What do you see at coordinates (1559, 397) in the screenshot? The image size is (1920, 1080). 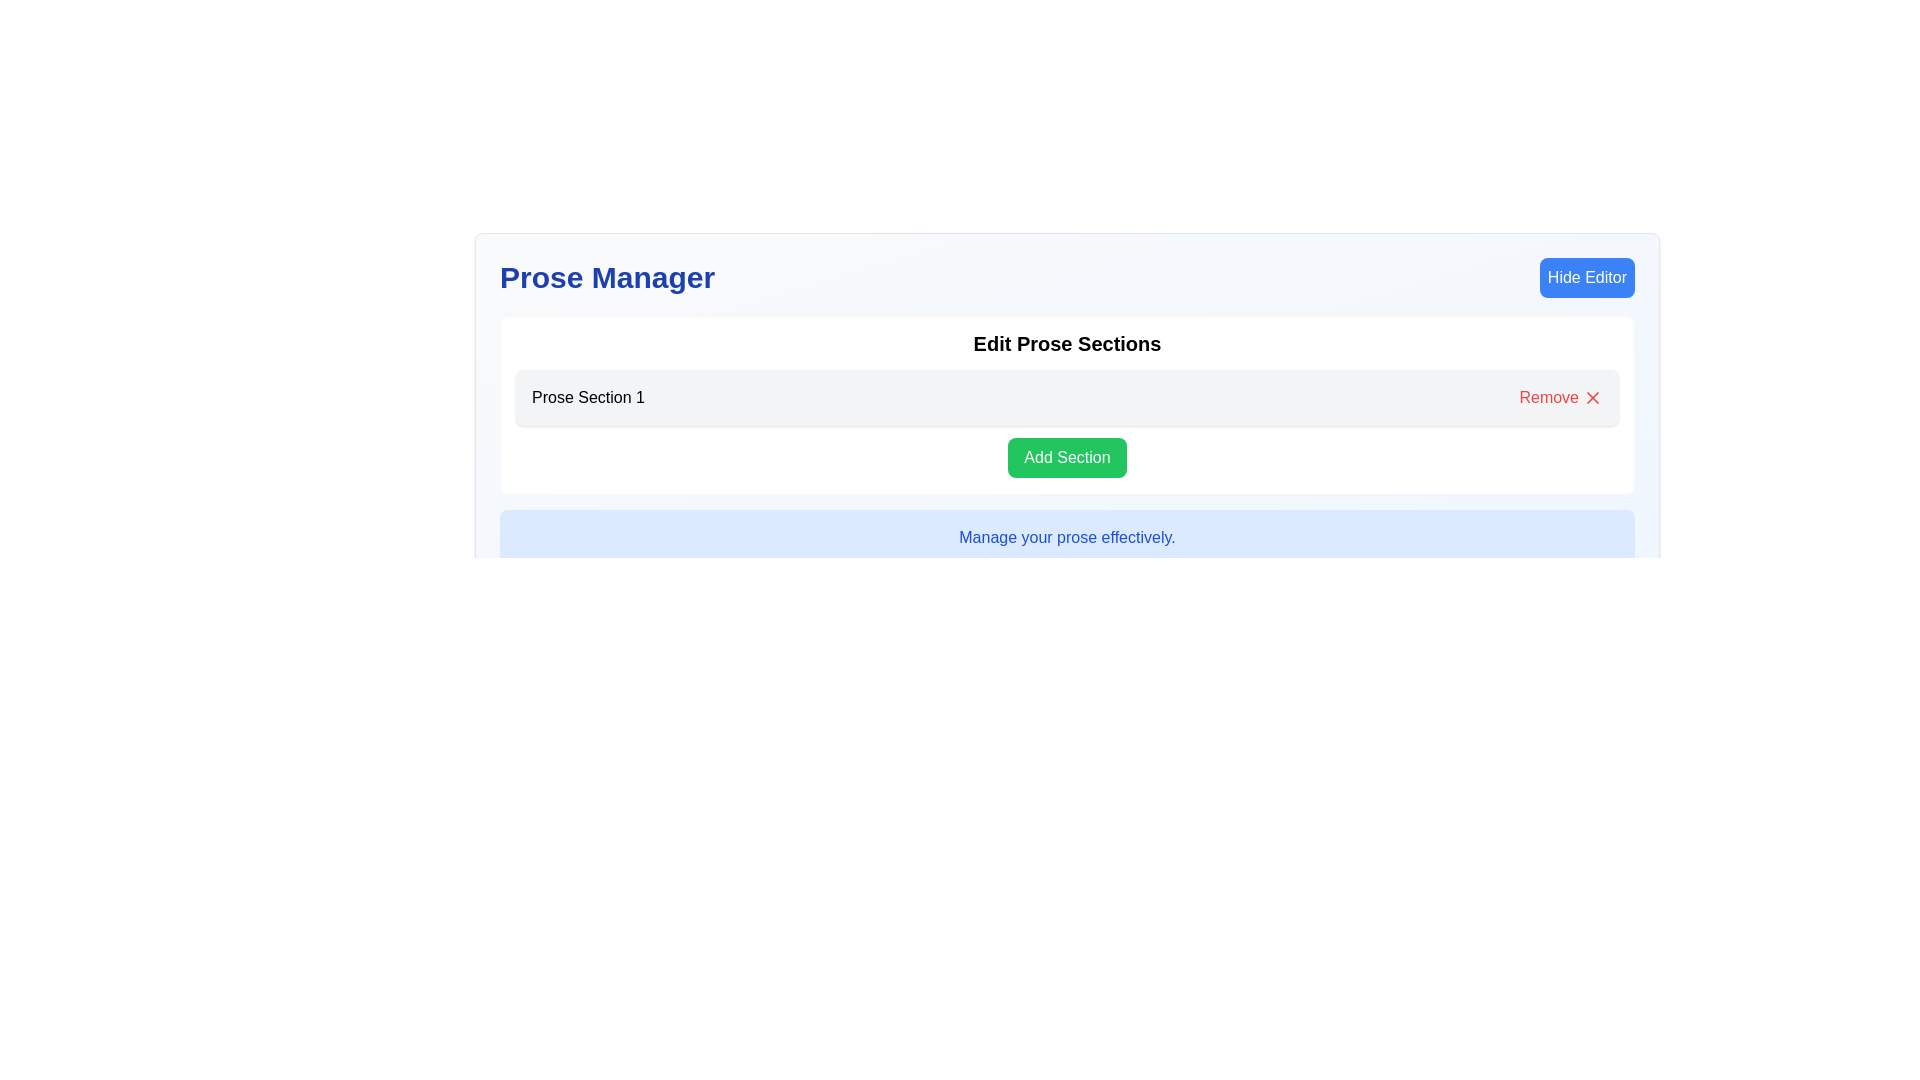 I see `the delete button positioned` at bounding box center [1559, 397].